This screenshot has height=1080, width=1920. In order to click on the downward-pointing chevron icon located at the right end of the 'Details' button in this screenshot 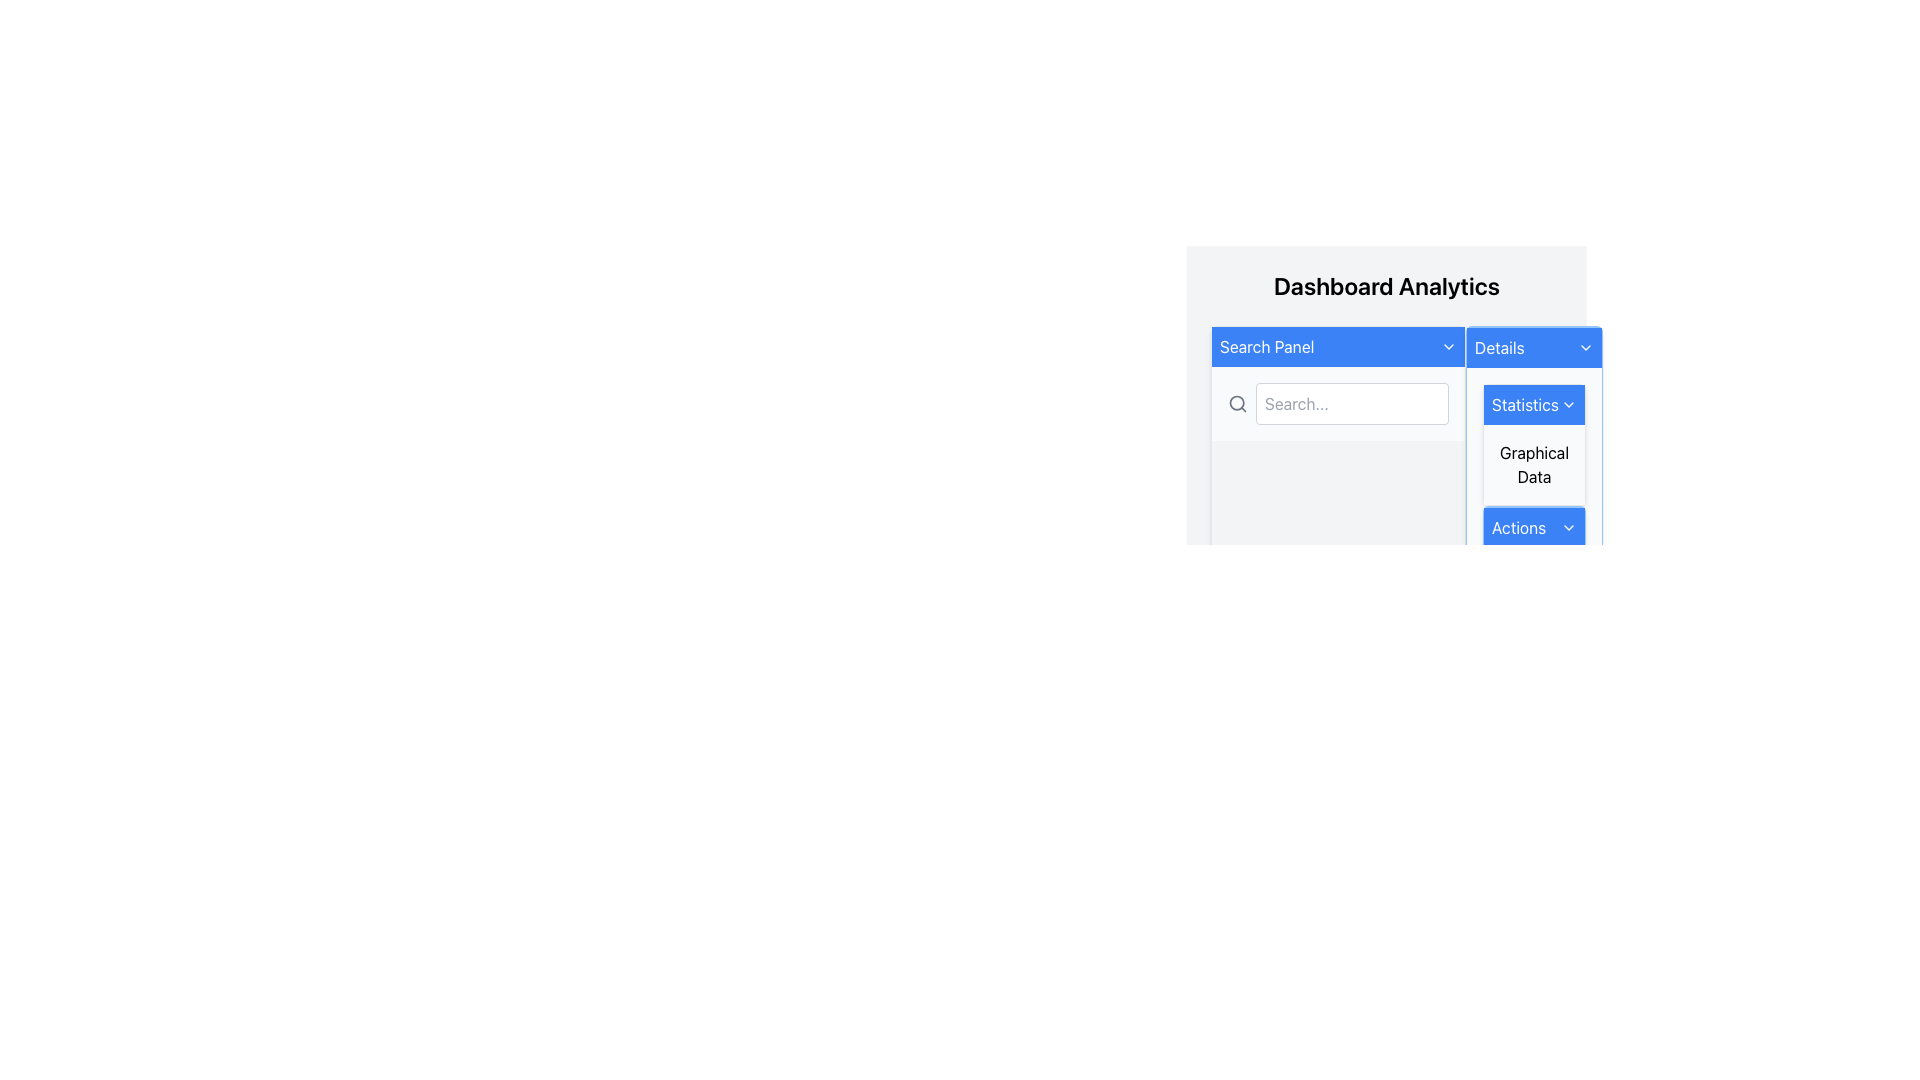, I will do `click(1585, 346)`.